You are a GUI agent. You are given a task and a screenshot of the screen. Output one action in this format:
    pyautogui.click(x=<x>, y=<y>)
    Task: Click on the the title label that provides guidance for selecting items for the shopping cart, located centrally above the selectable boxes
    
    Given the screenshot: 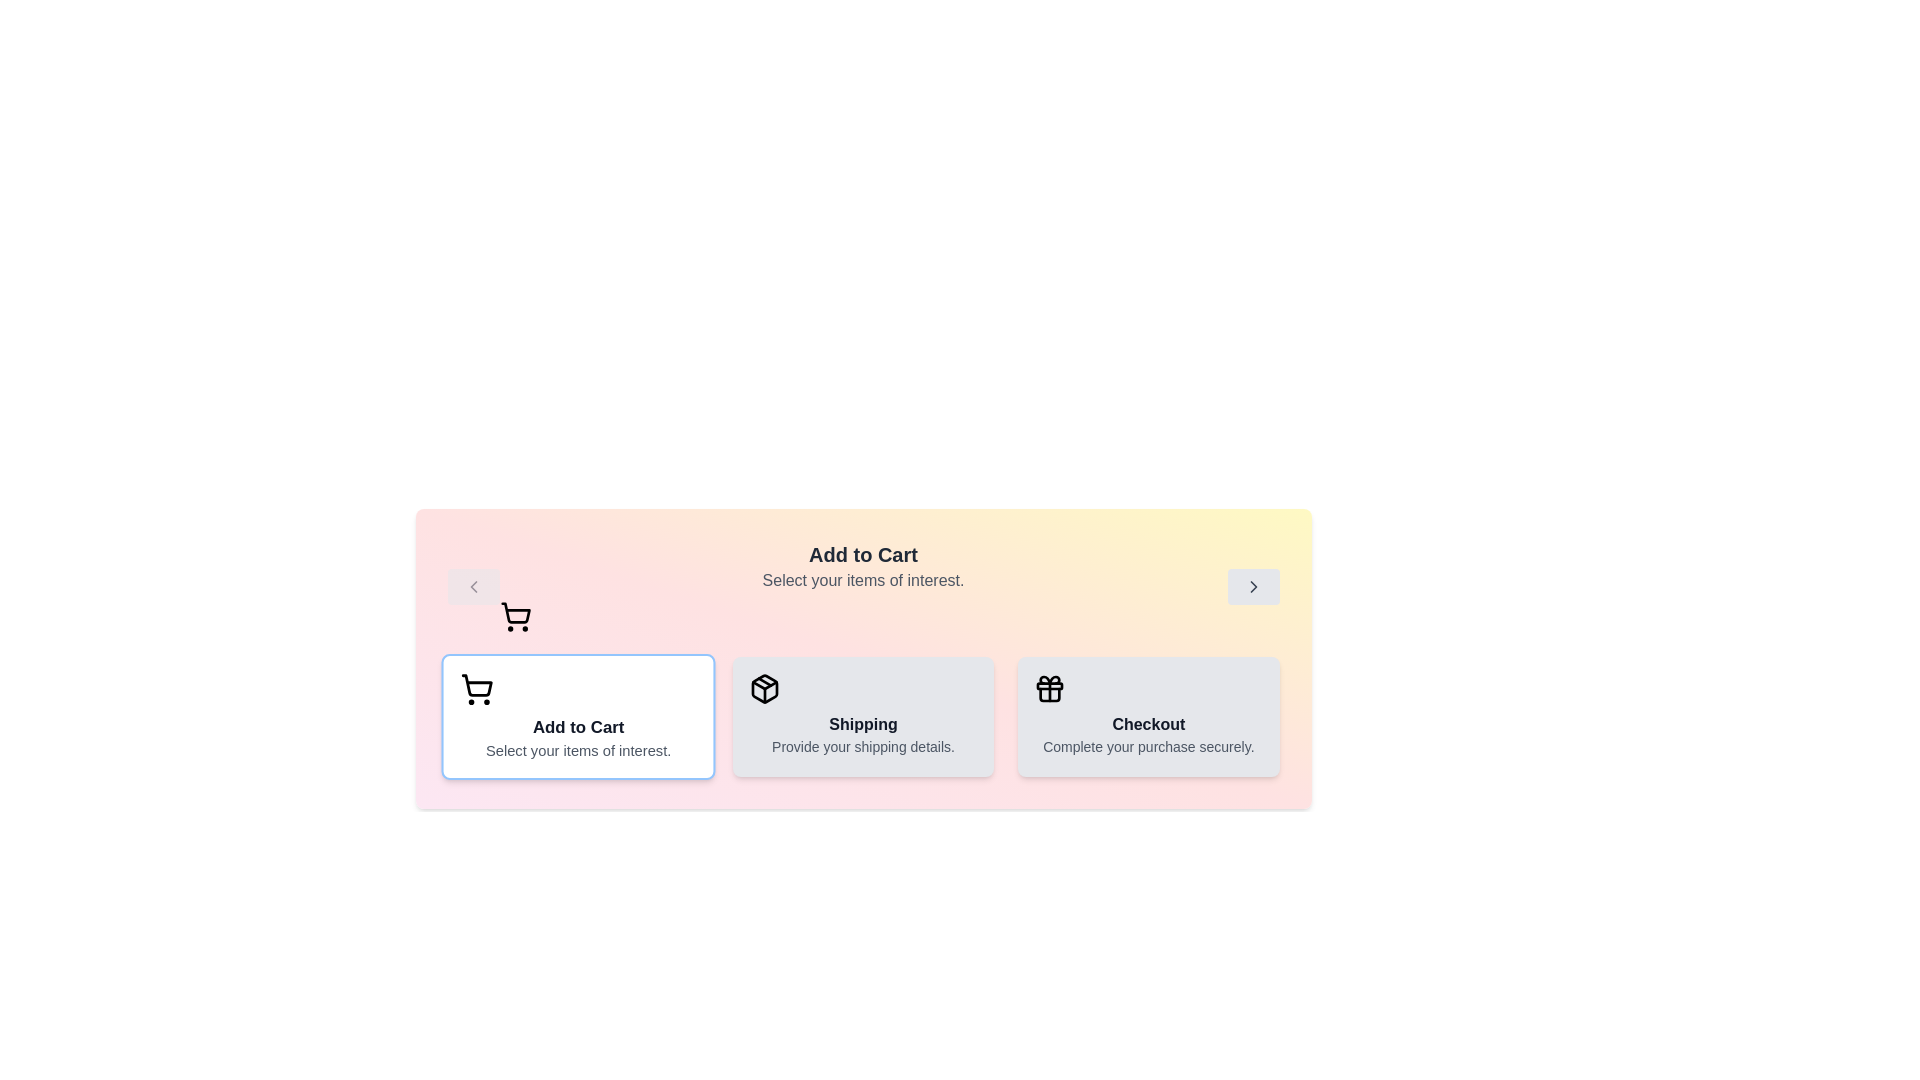 What is the action you would take?
    pyautogui.click(x=863, y=585)
    